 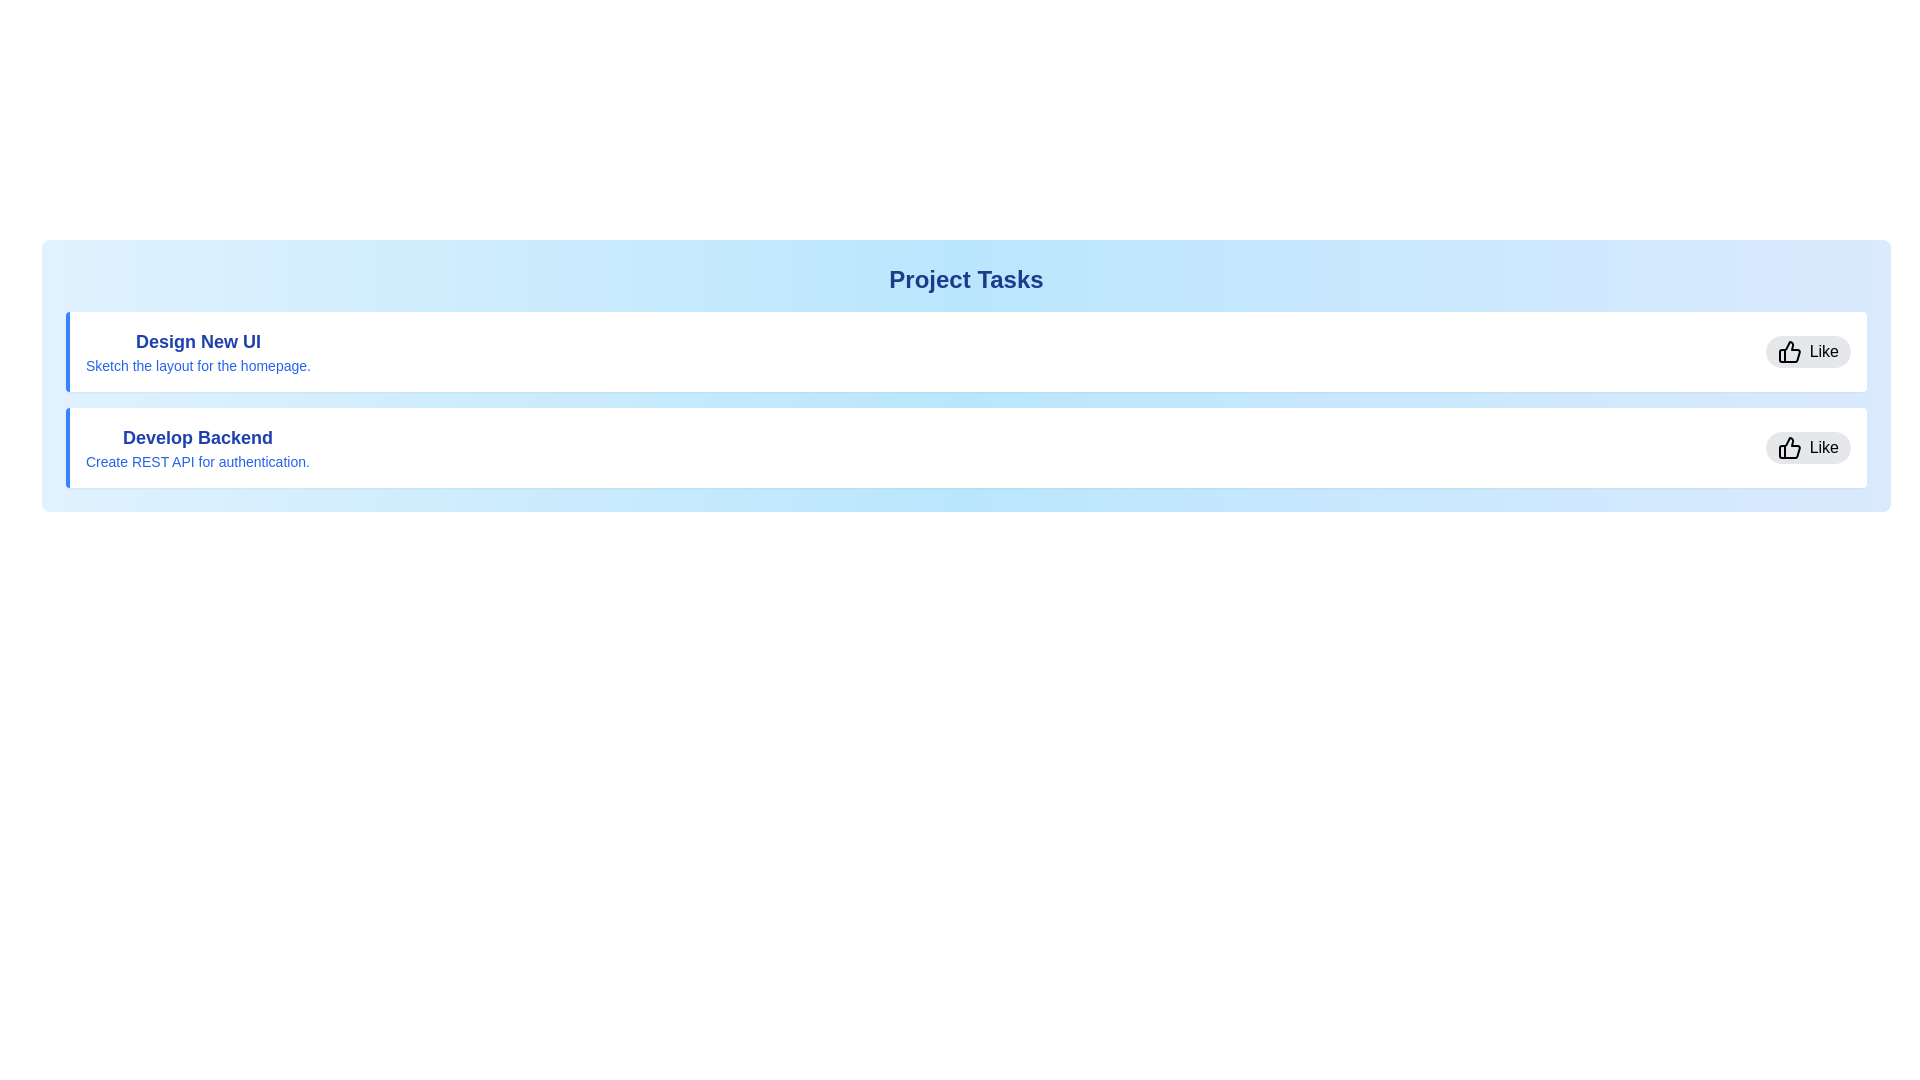 What do you see at coordinates (1808, 350) in the screenshot?
I see `the 'Like' button for the task titled '<task_title>'` at bounding box center [1808, 350].